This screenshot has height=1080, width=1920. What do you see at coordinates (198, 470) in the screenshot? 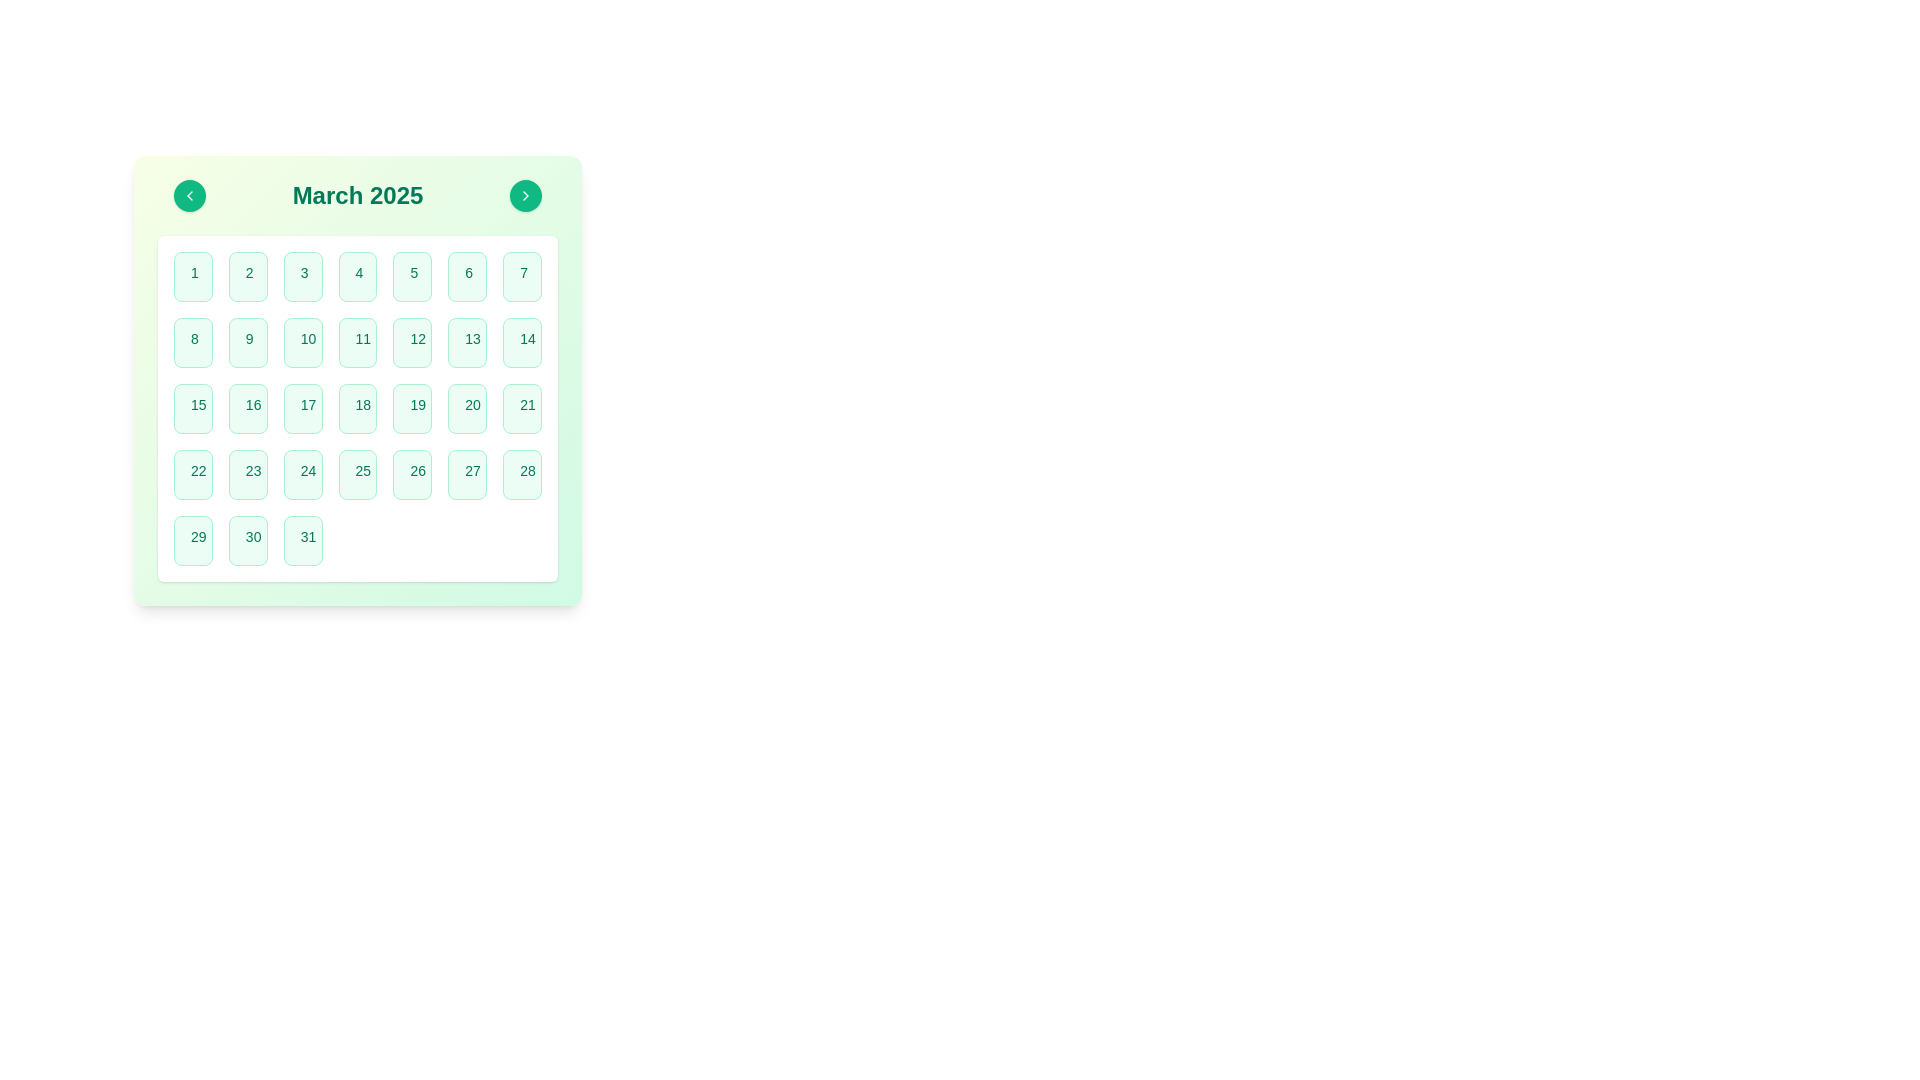
I see `the Text Label representing the calendar date located in the sixth row and third column of the calendar interface` at bounding box center [198, 470].